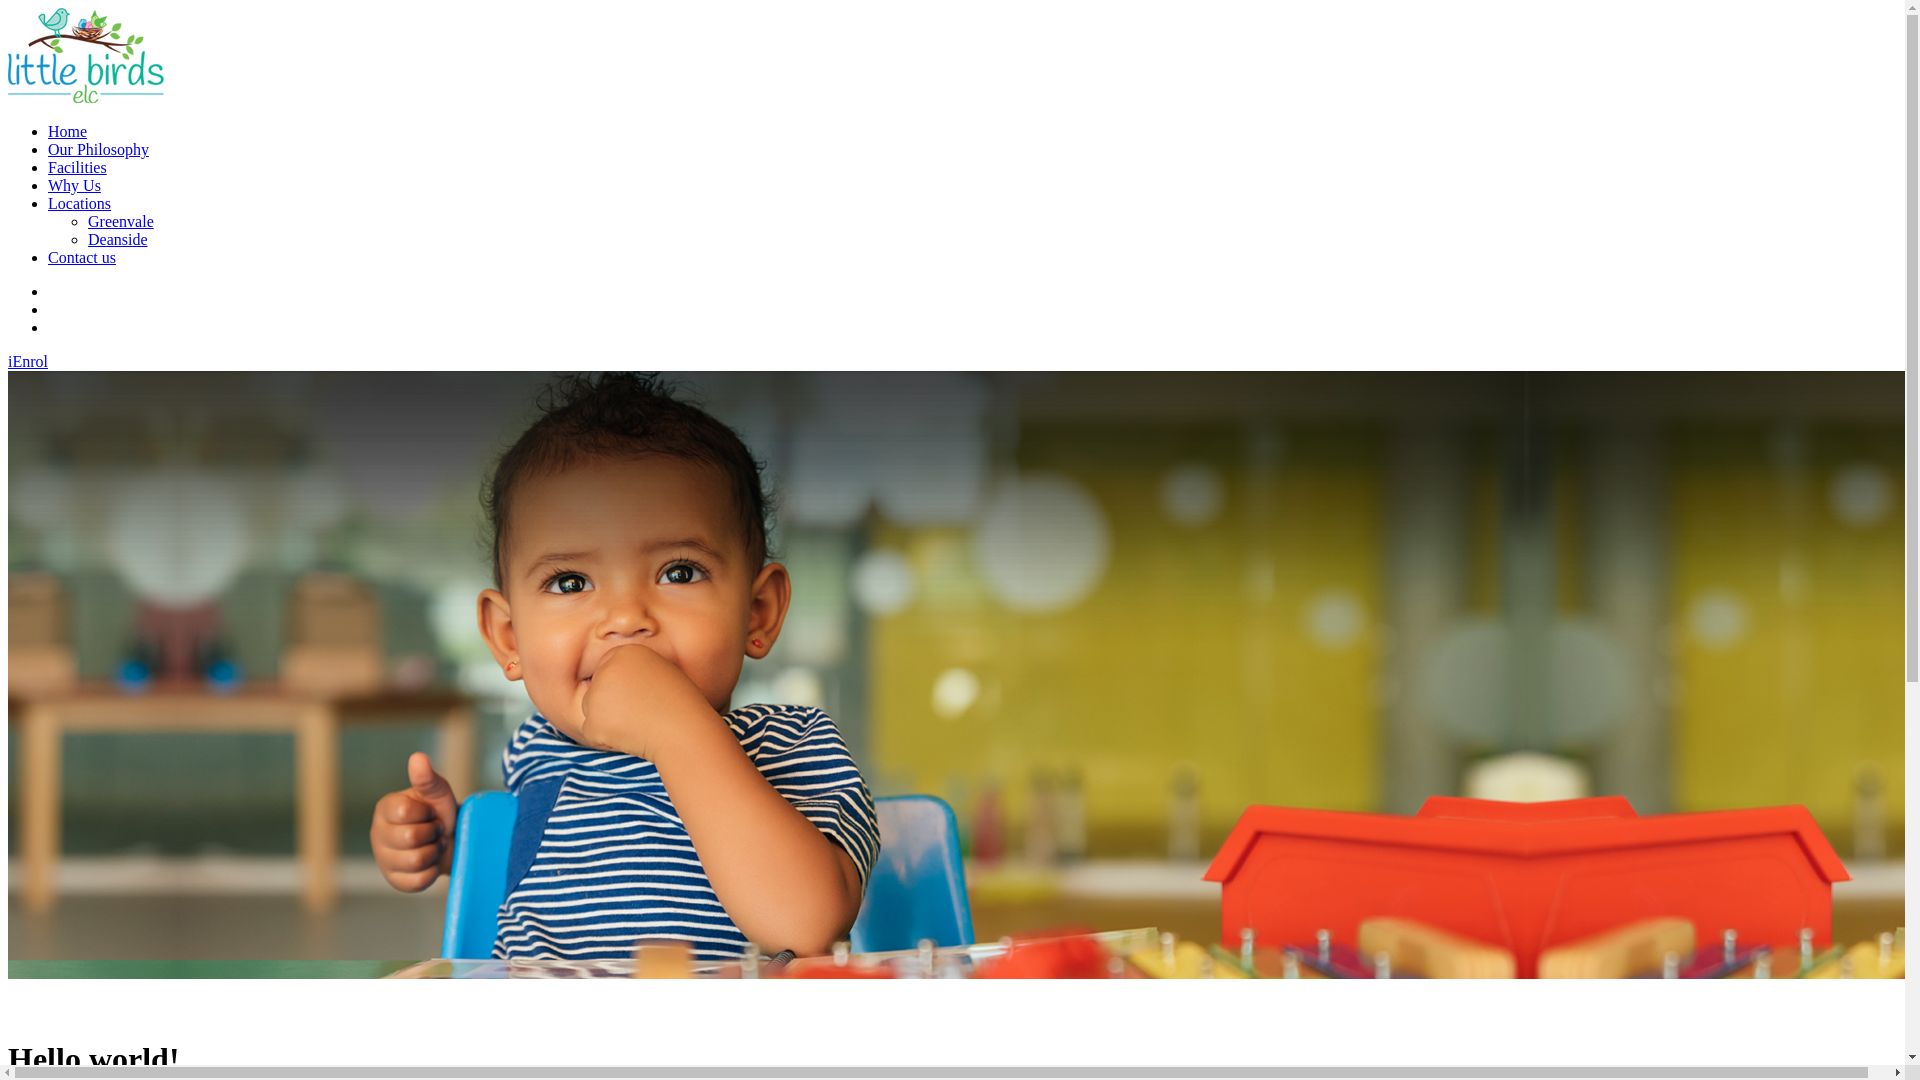 The height and width of the screenshot is (1080, 1920). I want to click on 'Why Us', so click(74, 185).